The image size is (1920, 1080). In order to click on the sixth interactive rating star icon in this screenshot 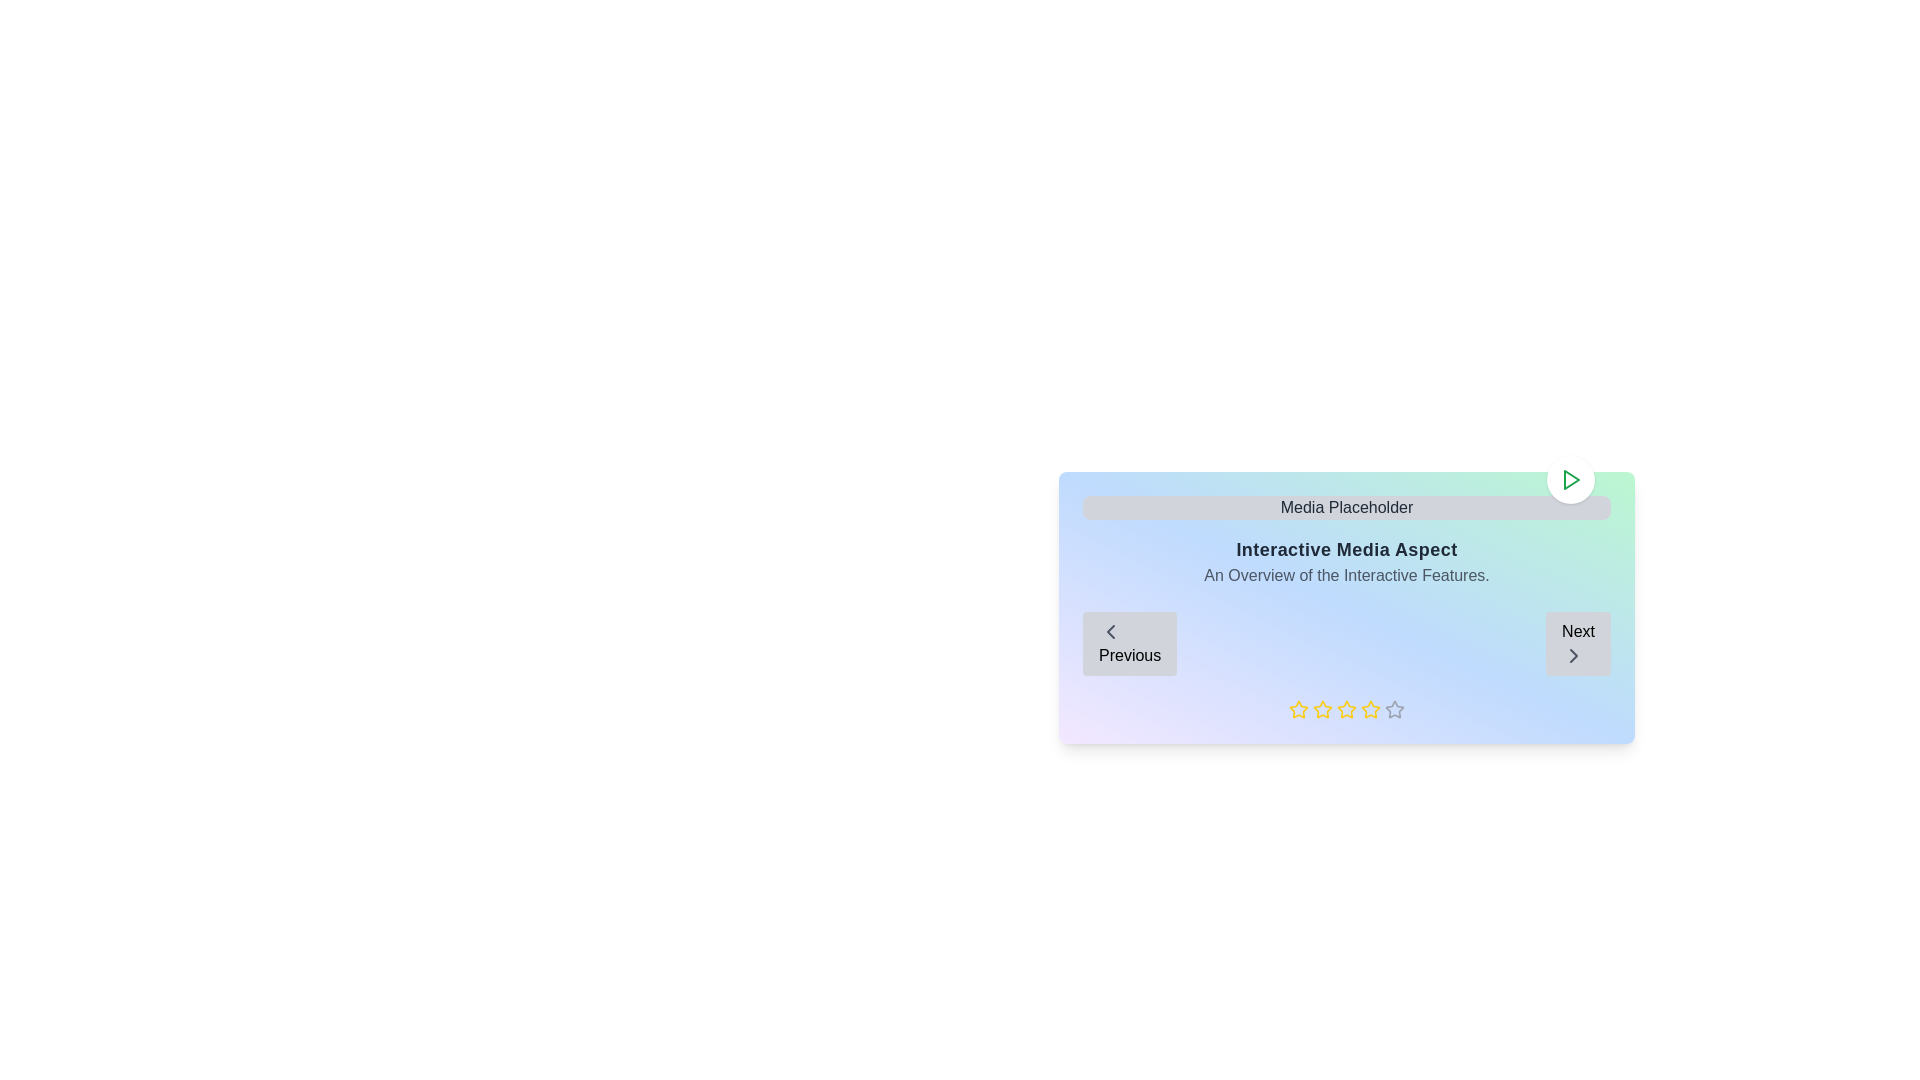, I will do `click(1370, 708)`.